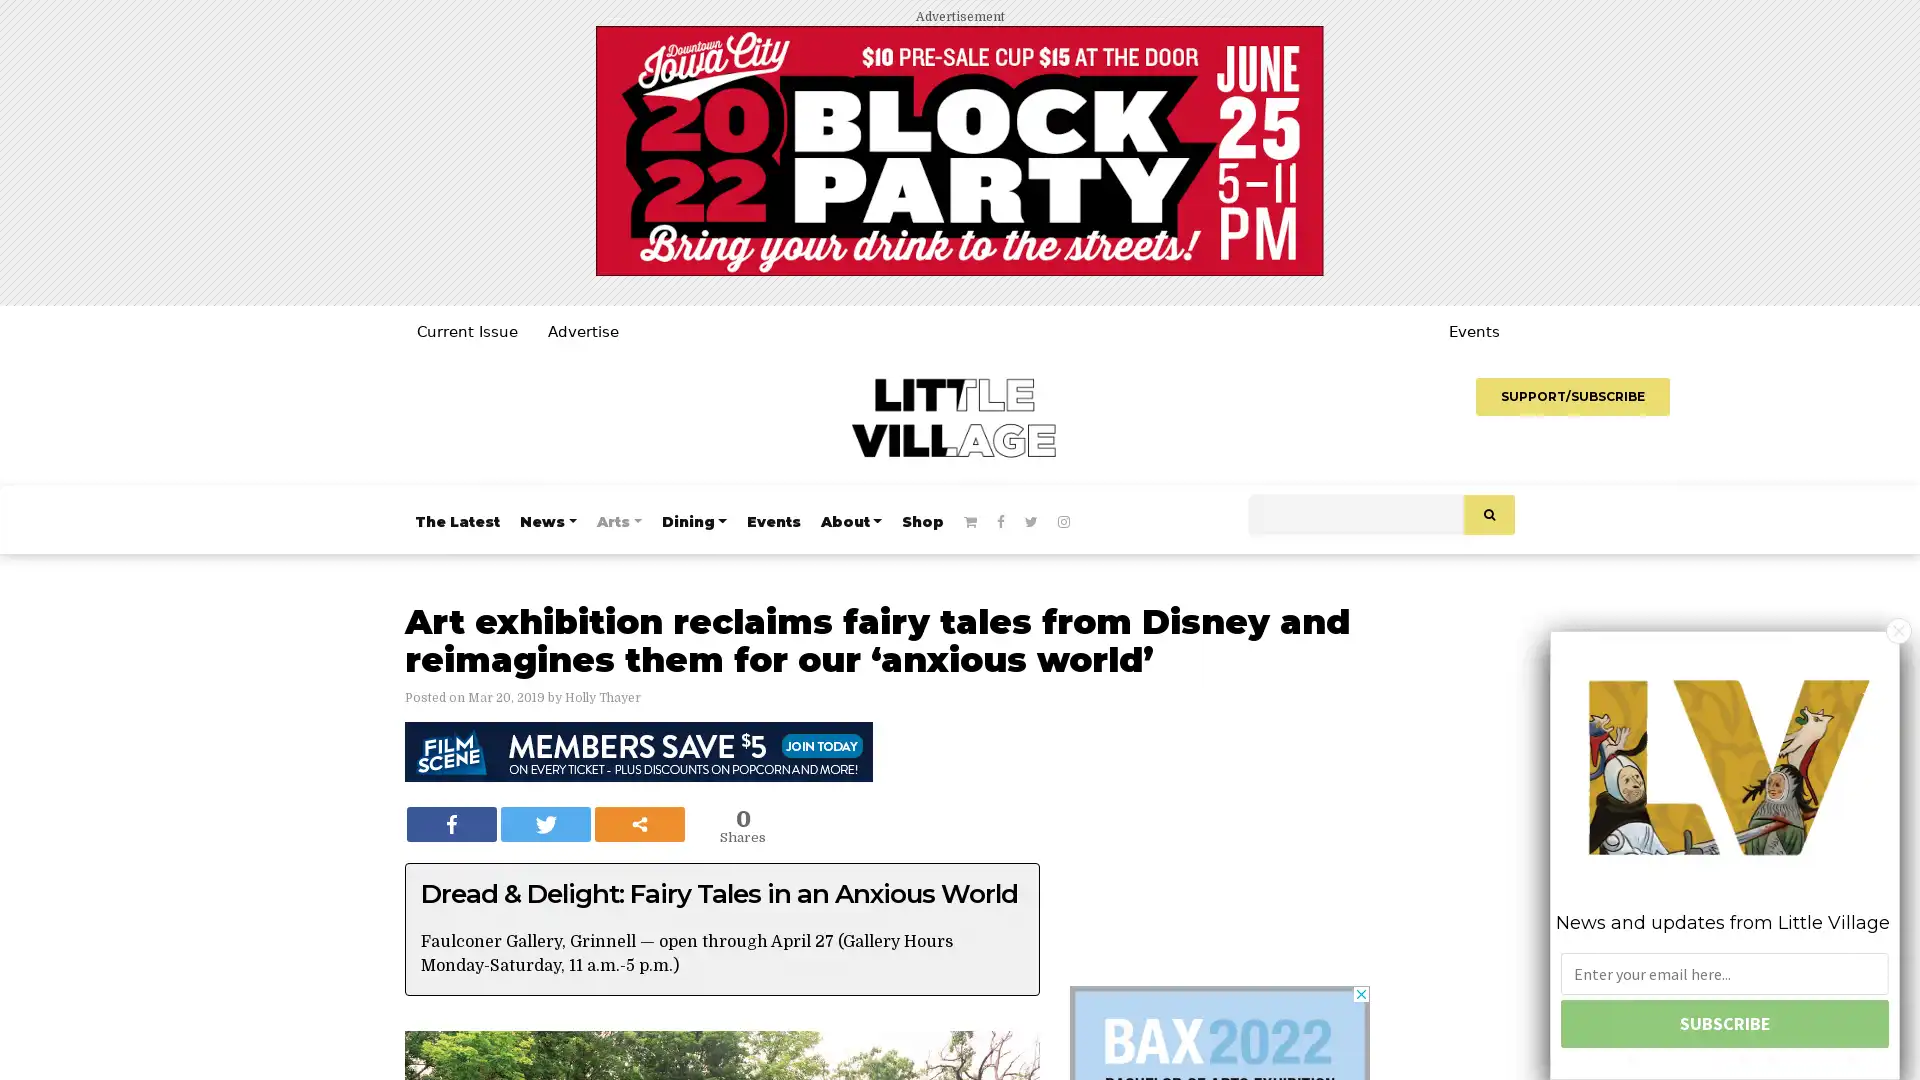  I want to click on SUBSCRIBE, so click(1723, 1023).